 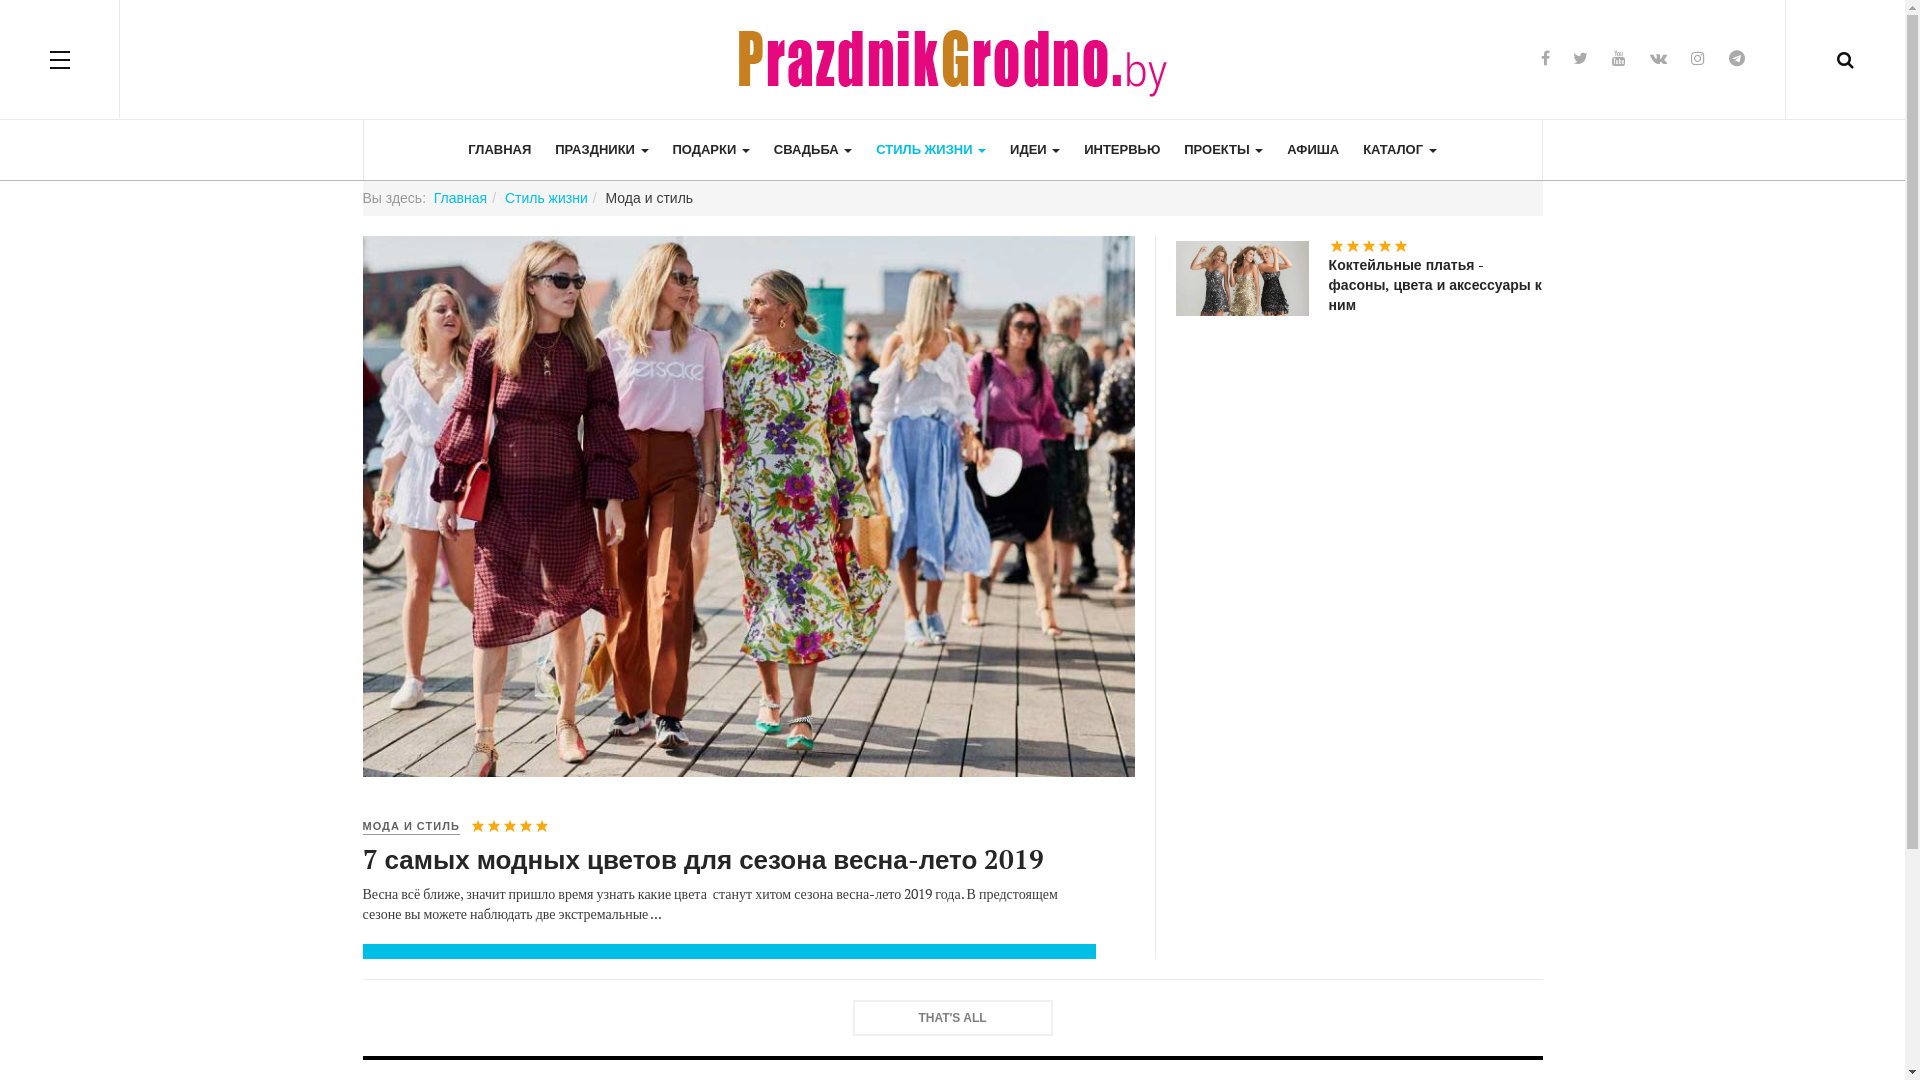 I want to click on 'instagram', so click(x=1697, y=57).